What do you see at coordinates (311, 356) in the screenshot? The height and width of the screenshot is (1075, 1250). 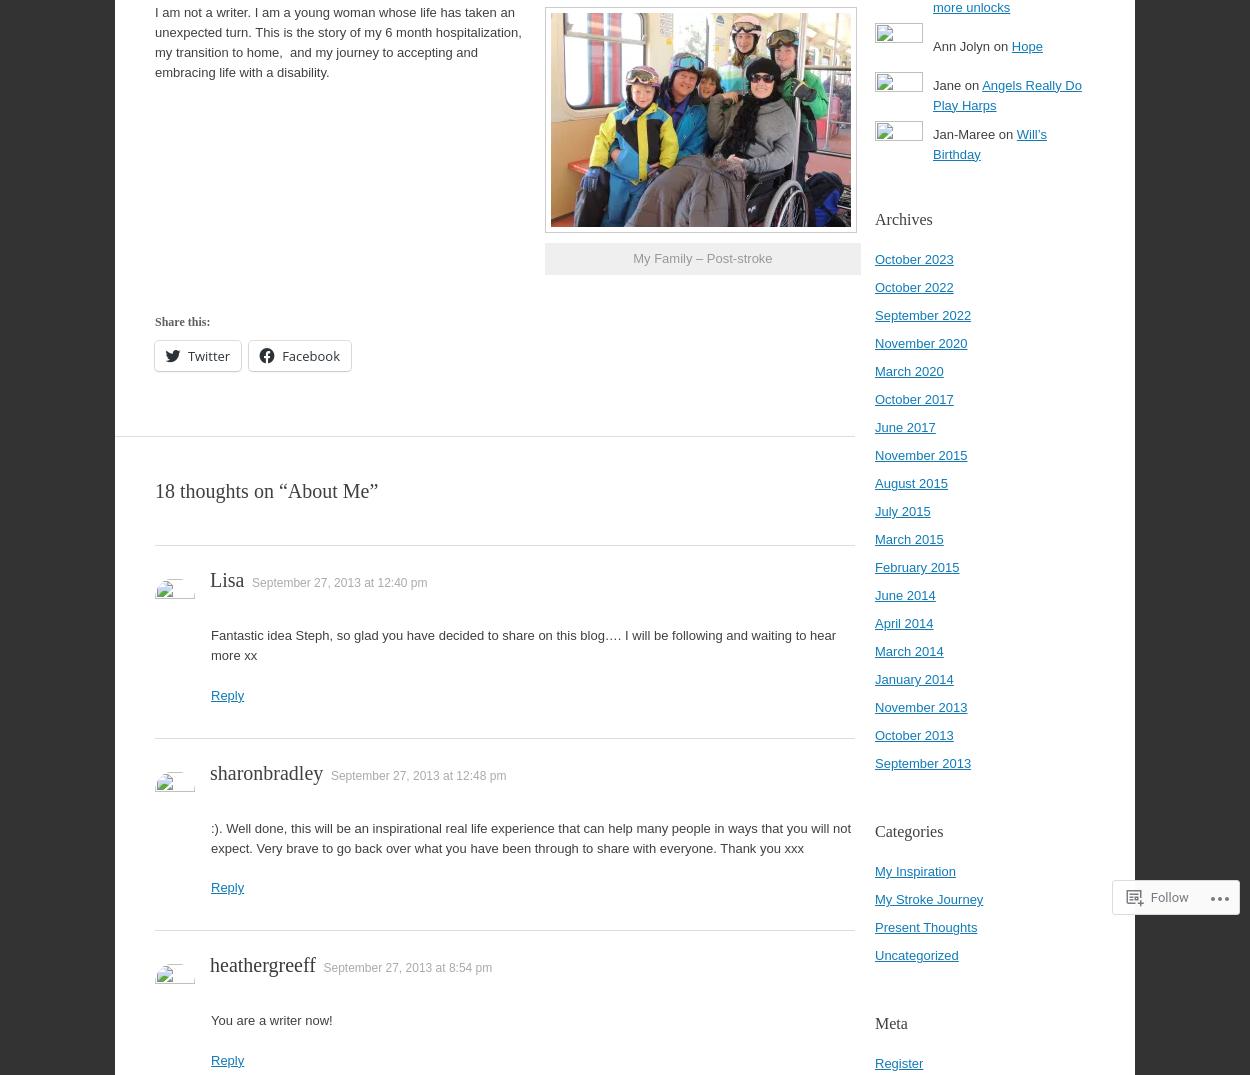 I see `'Facebook'` at bounding box center [311, 356].